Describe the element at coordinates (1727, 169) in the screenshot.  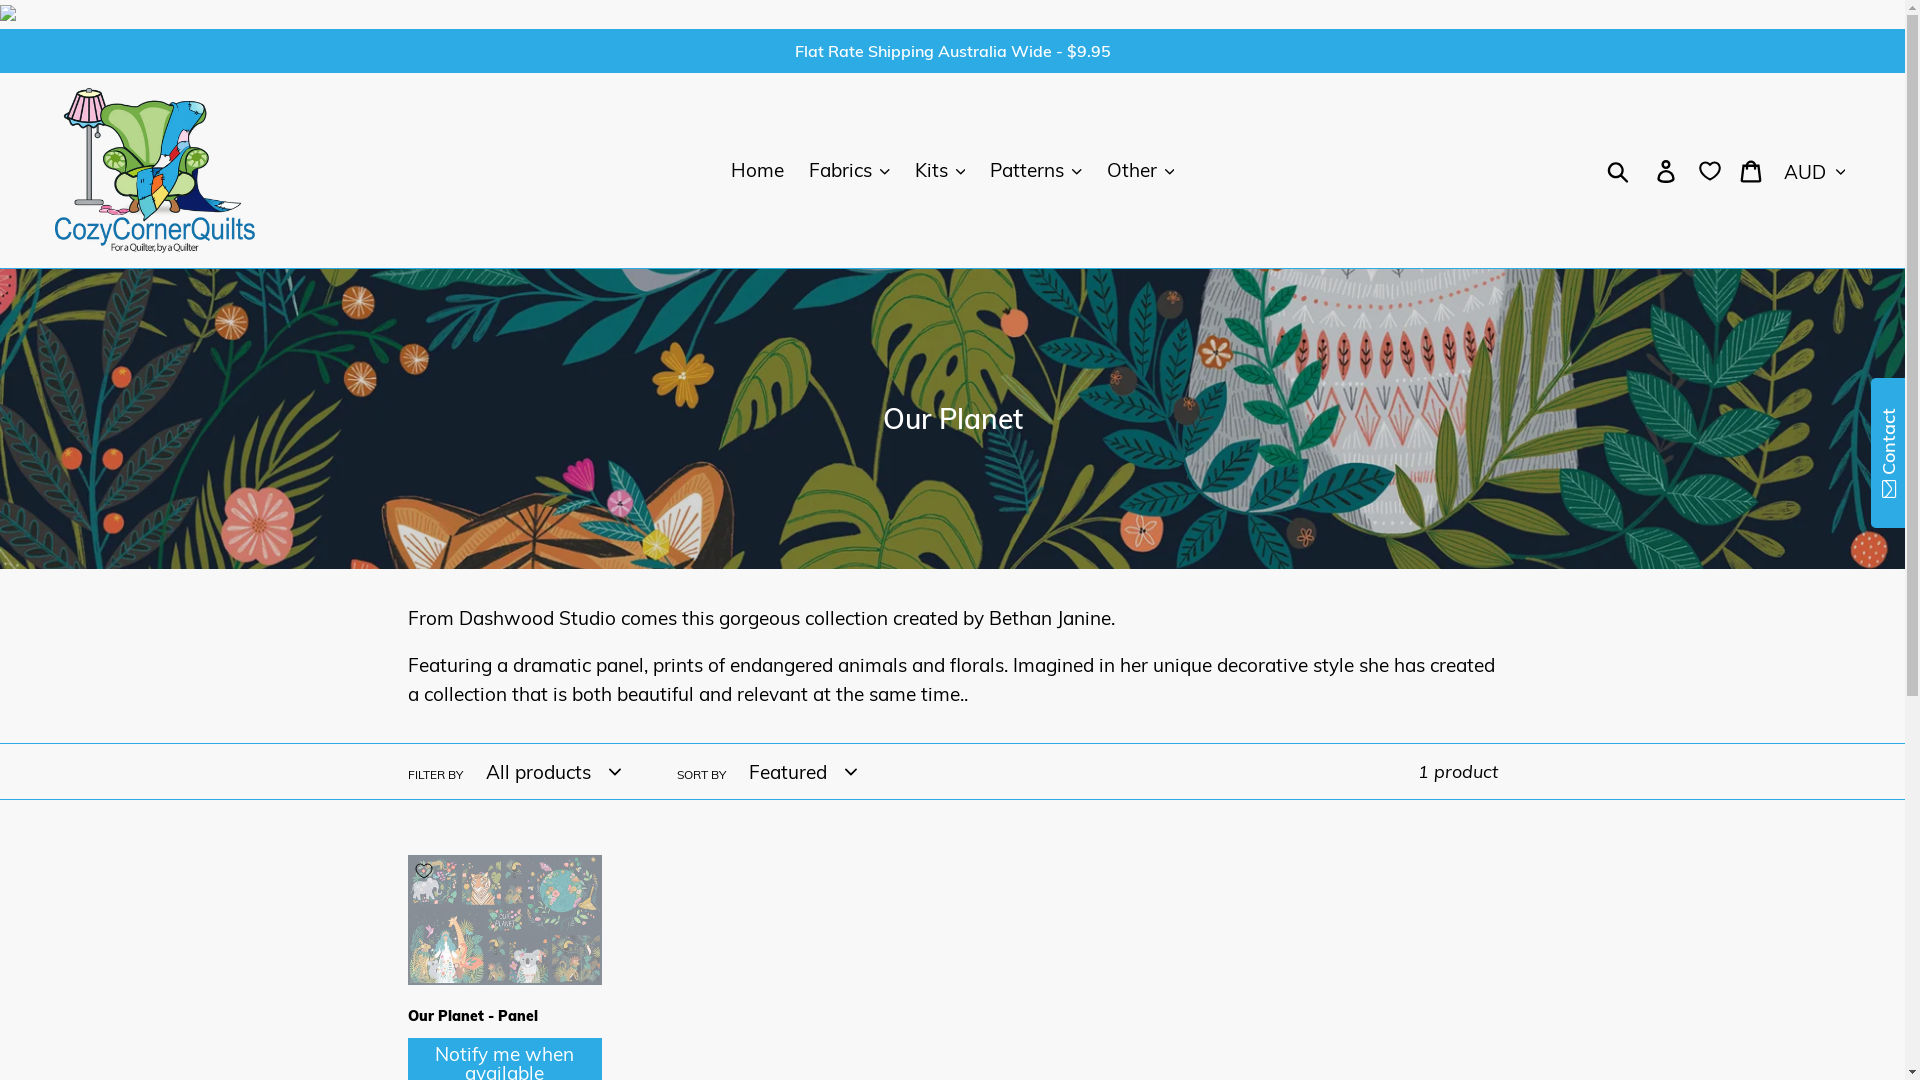
I see `'Cart'` at that location.